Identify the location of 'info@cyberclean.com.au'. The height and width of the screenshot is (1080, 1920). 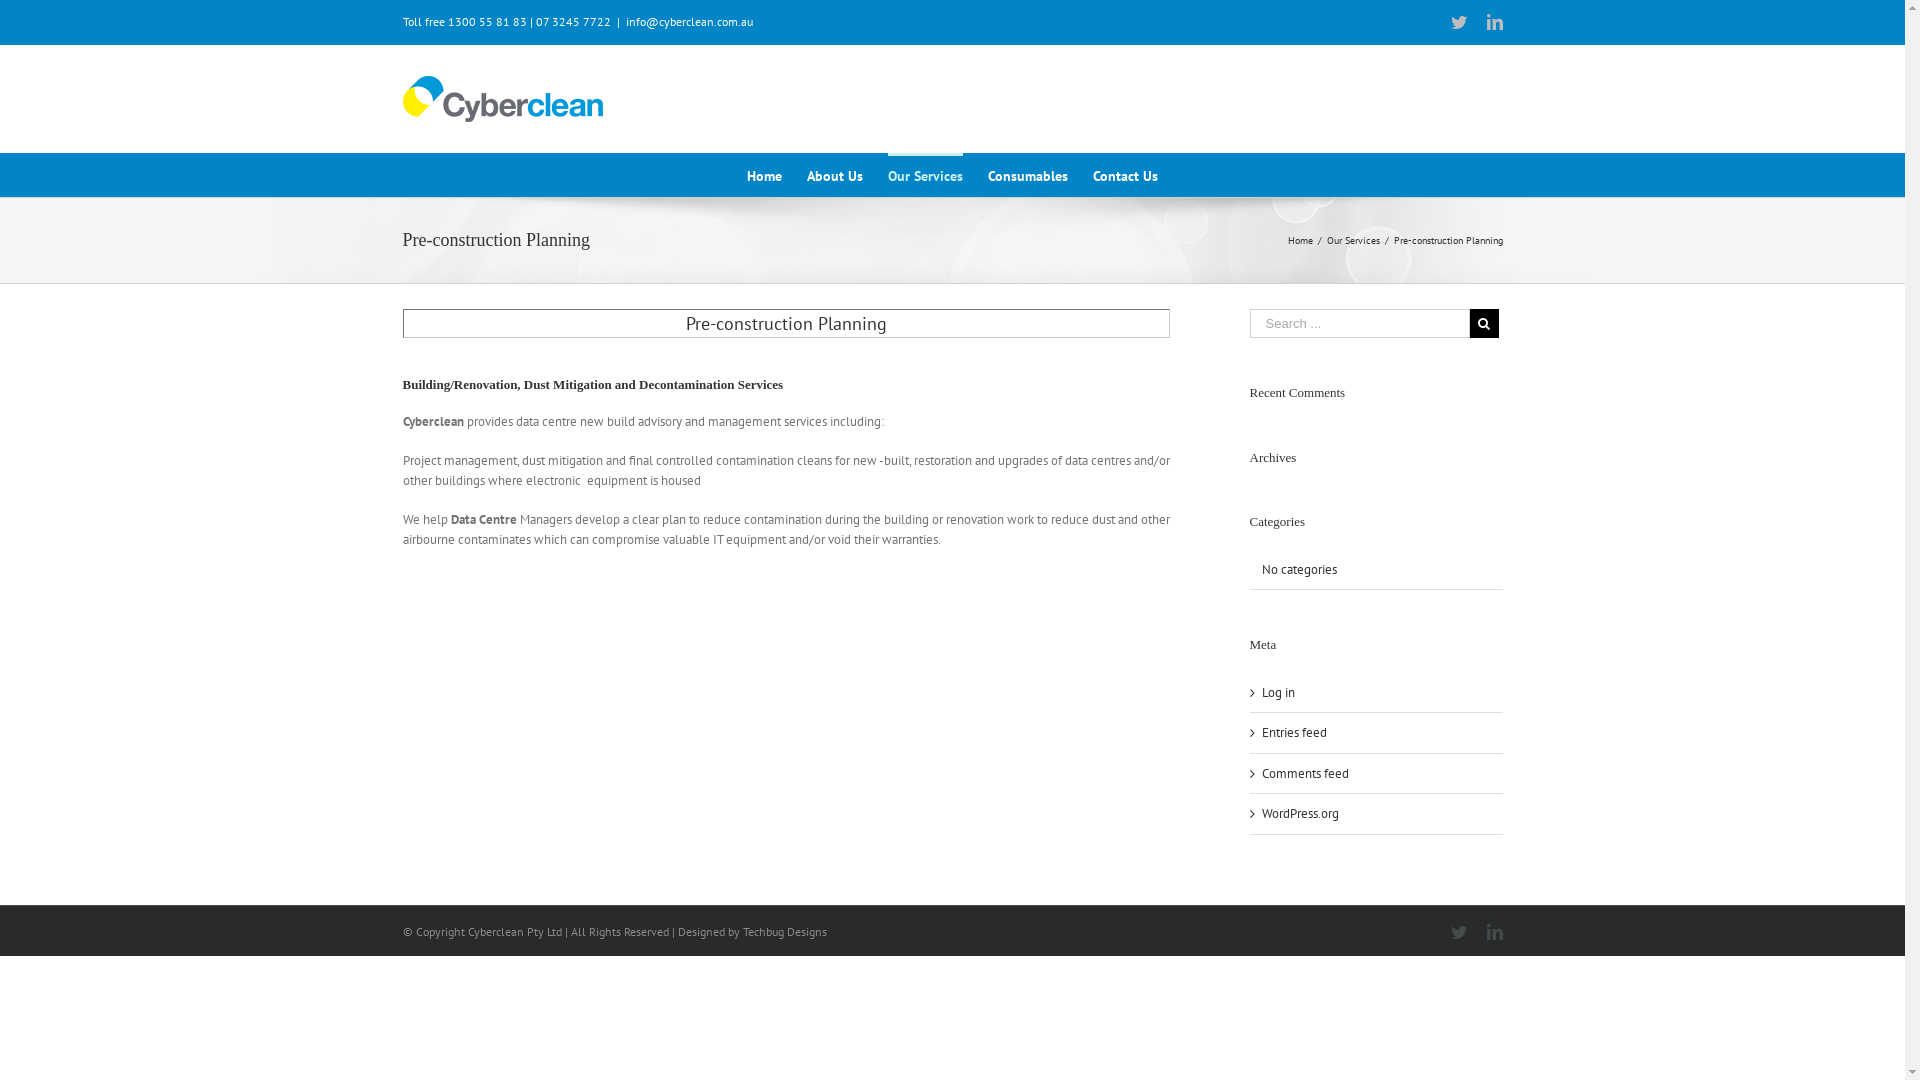
(689, 21).